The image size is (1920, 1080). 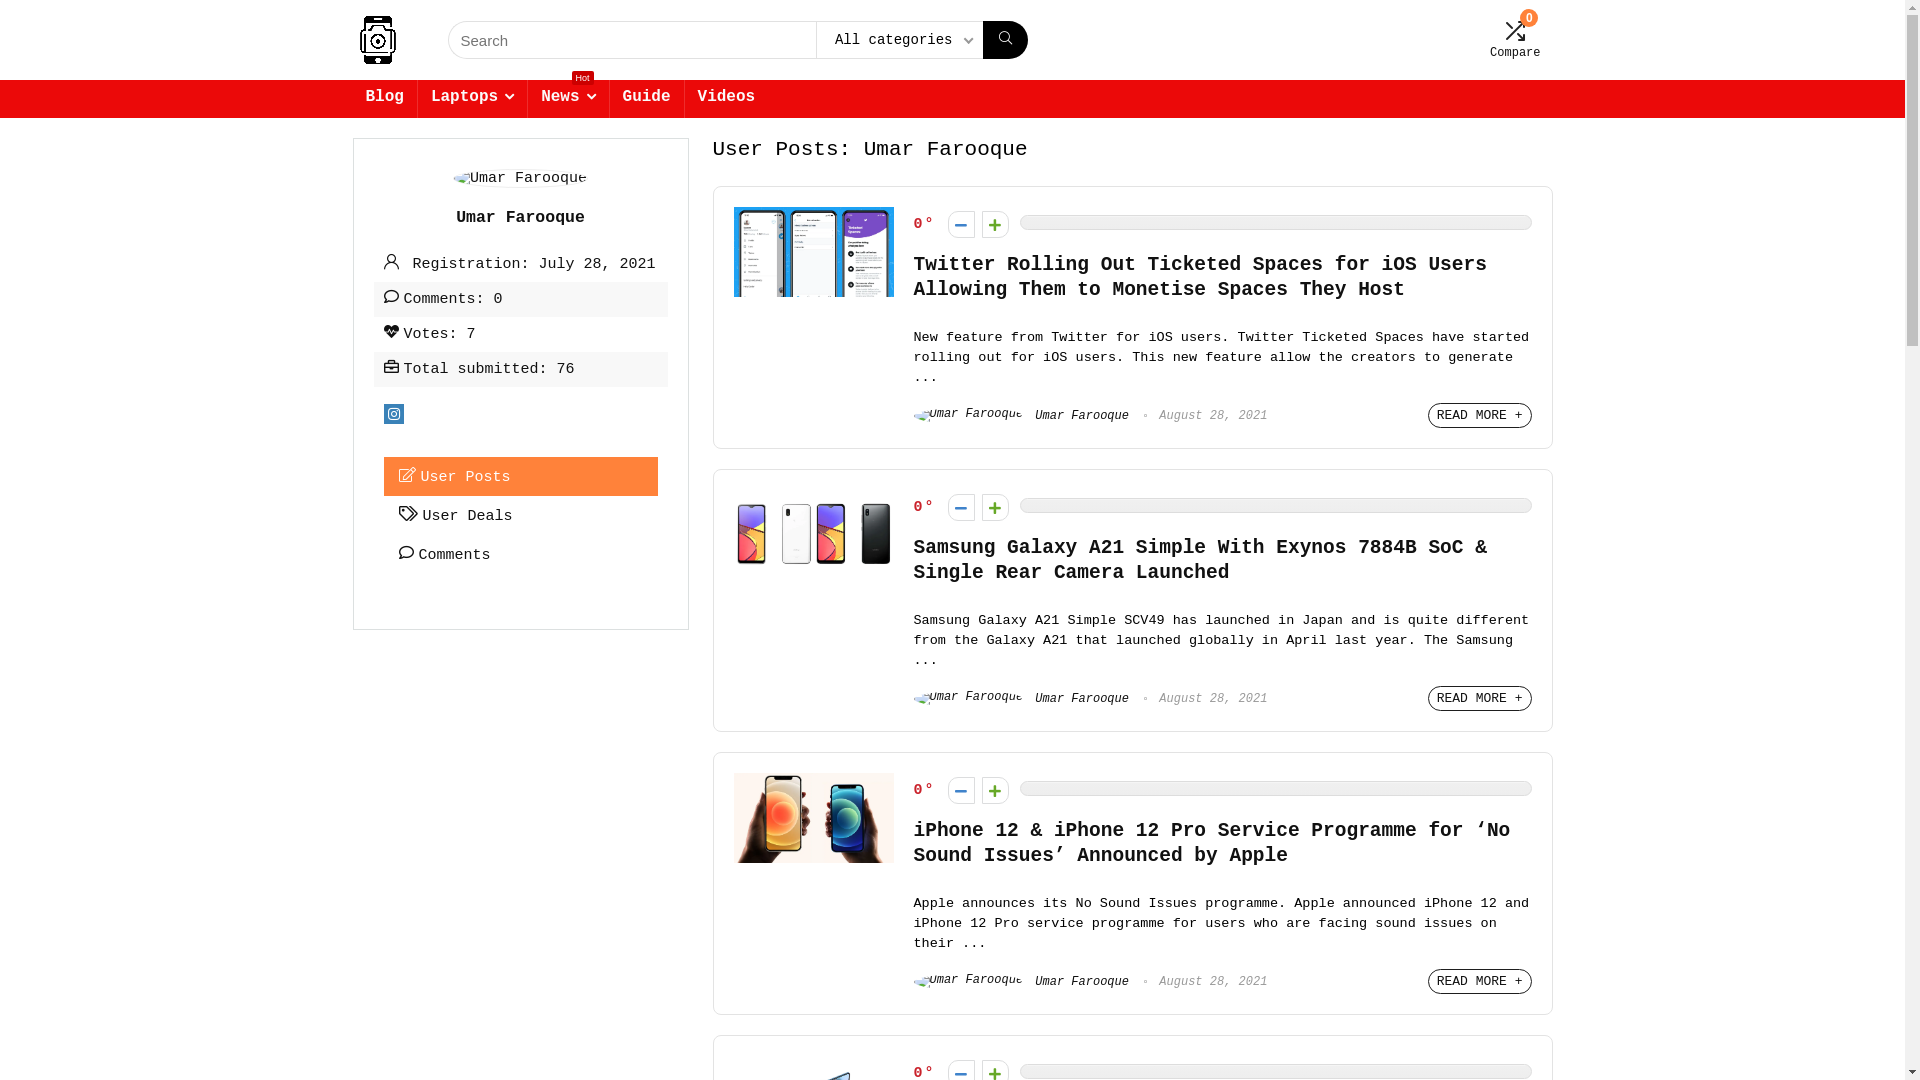 I want to click on 'Umar Farooque', so click(x=1021, y=697).